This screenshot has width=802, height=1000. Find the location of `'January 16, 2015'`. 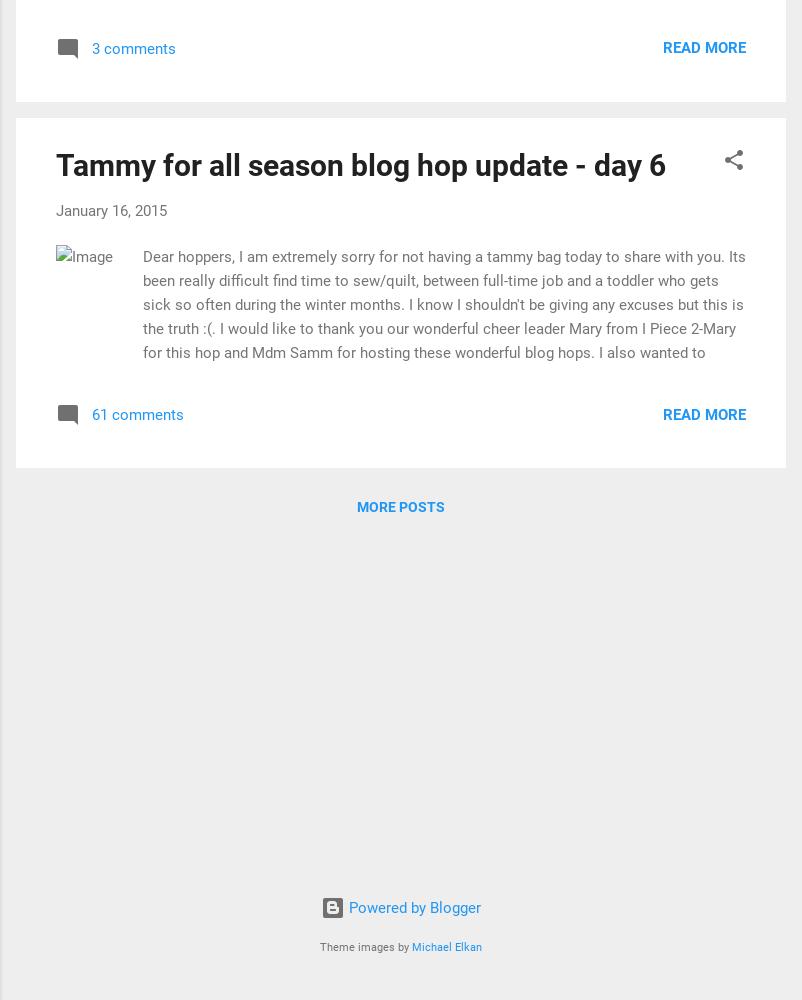

'January 16, 2015' is located at coordinates (111, 209).